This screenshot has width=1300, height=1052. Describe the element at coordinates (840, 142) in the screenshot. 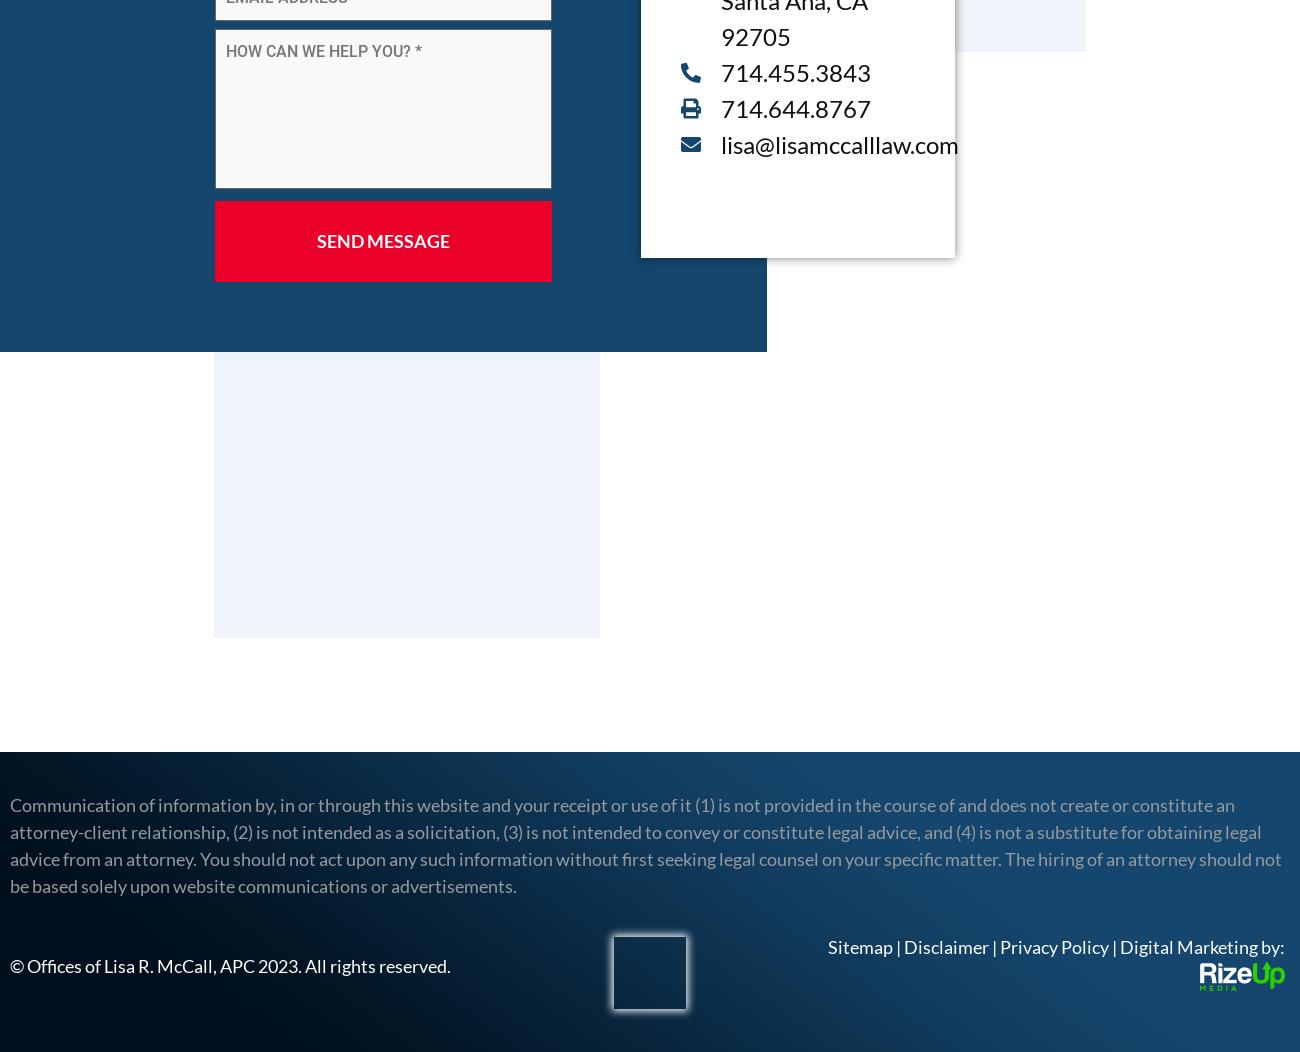

I see `'lisa@lisamccalllaw.com'` at that location.